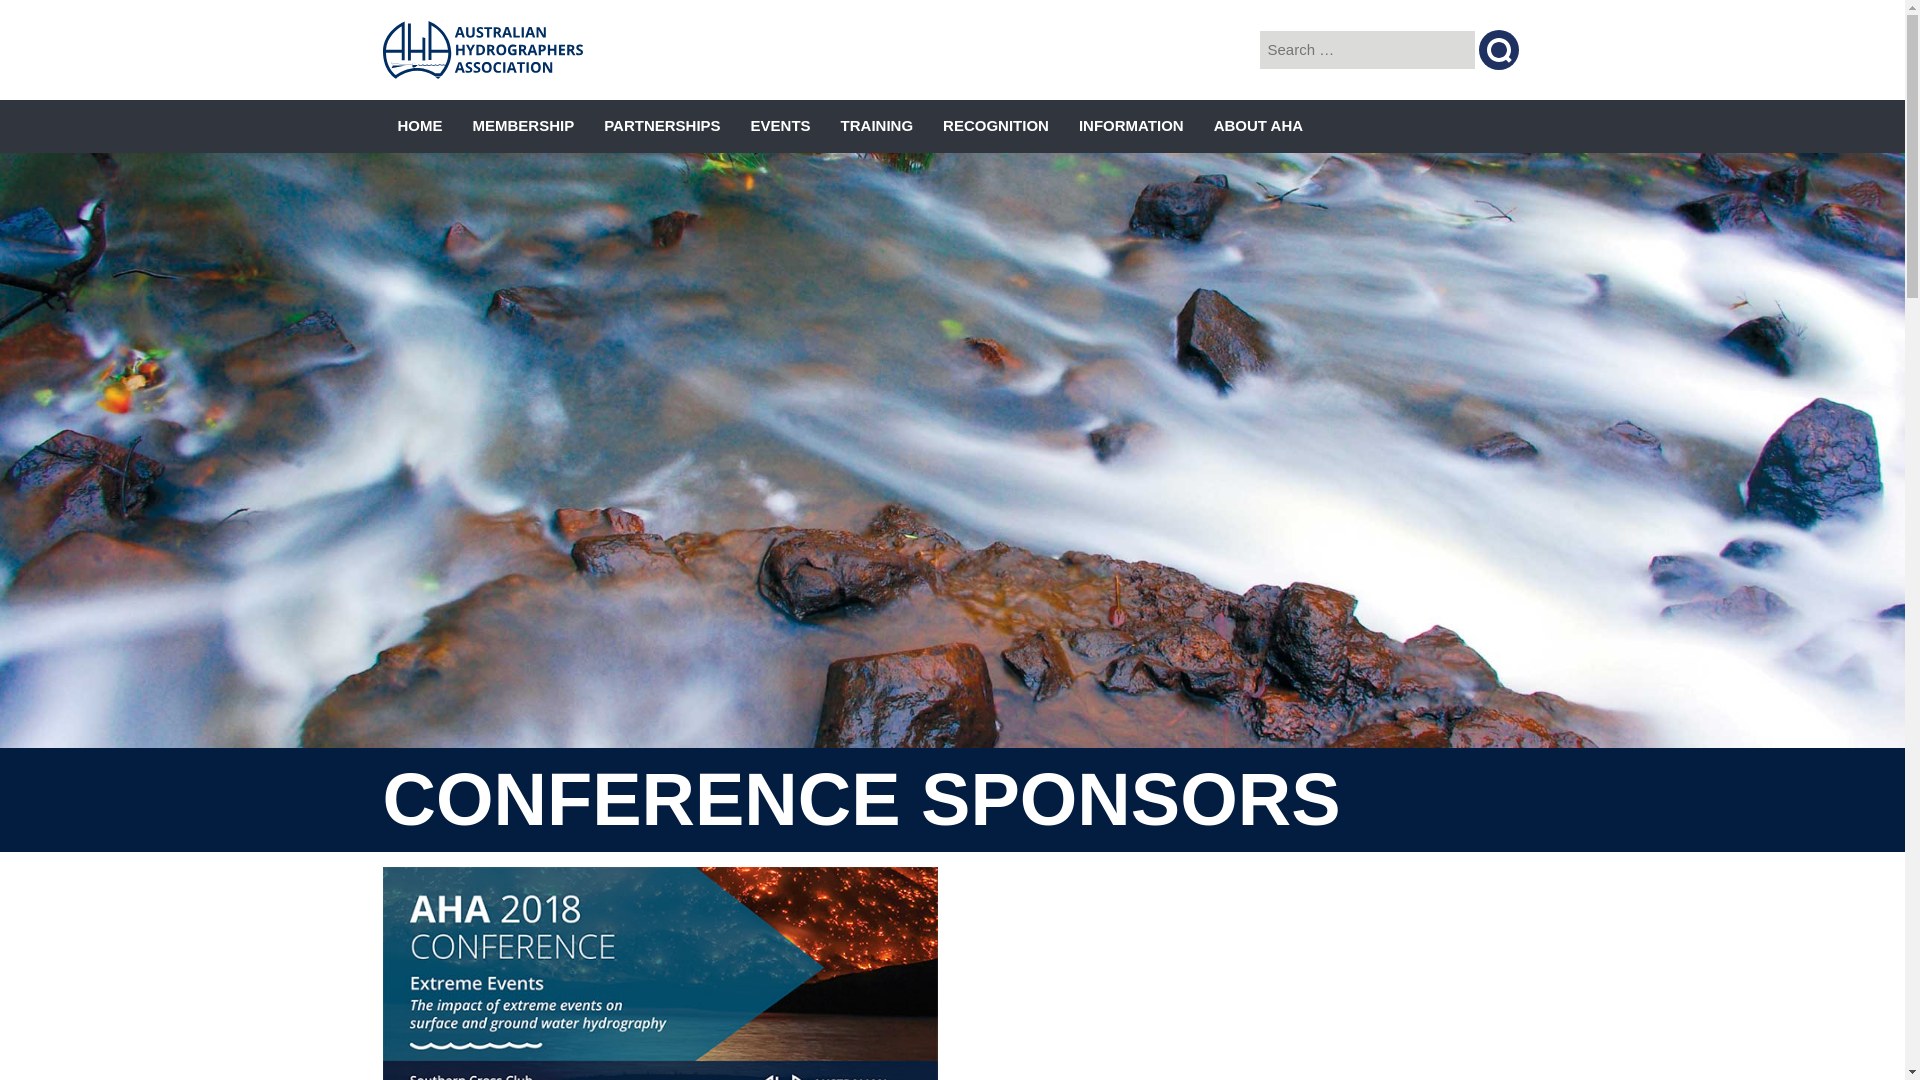  Describe the element at coordinates (523, 126) in the screenshot. I see `'MEMBERSHIP'` at that location.